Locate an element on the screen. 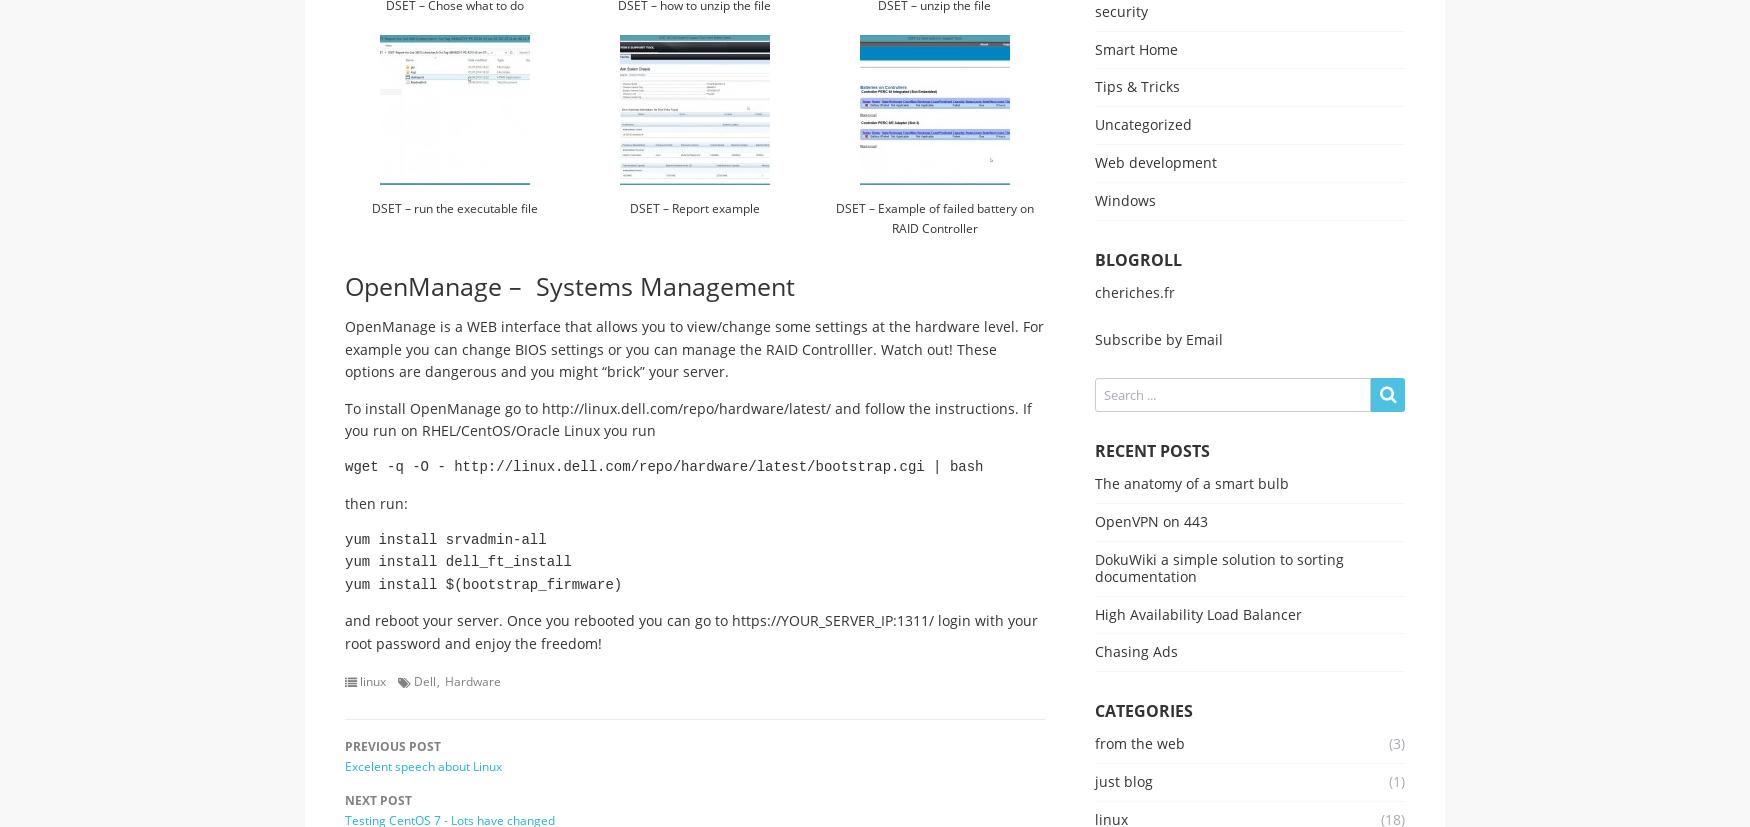  'from the web' is located at coordinates (1138, 742).